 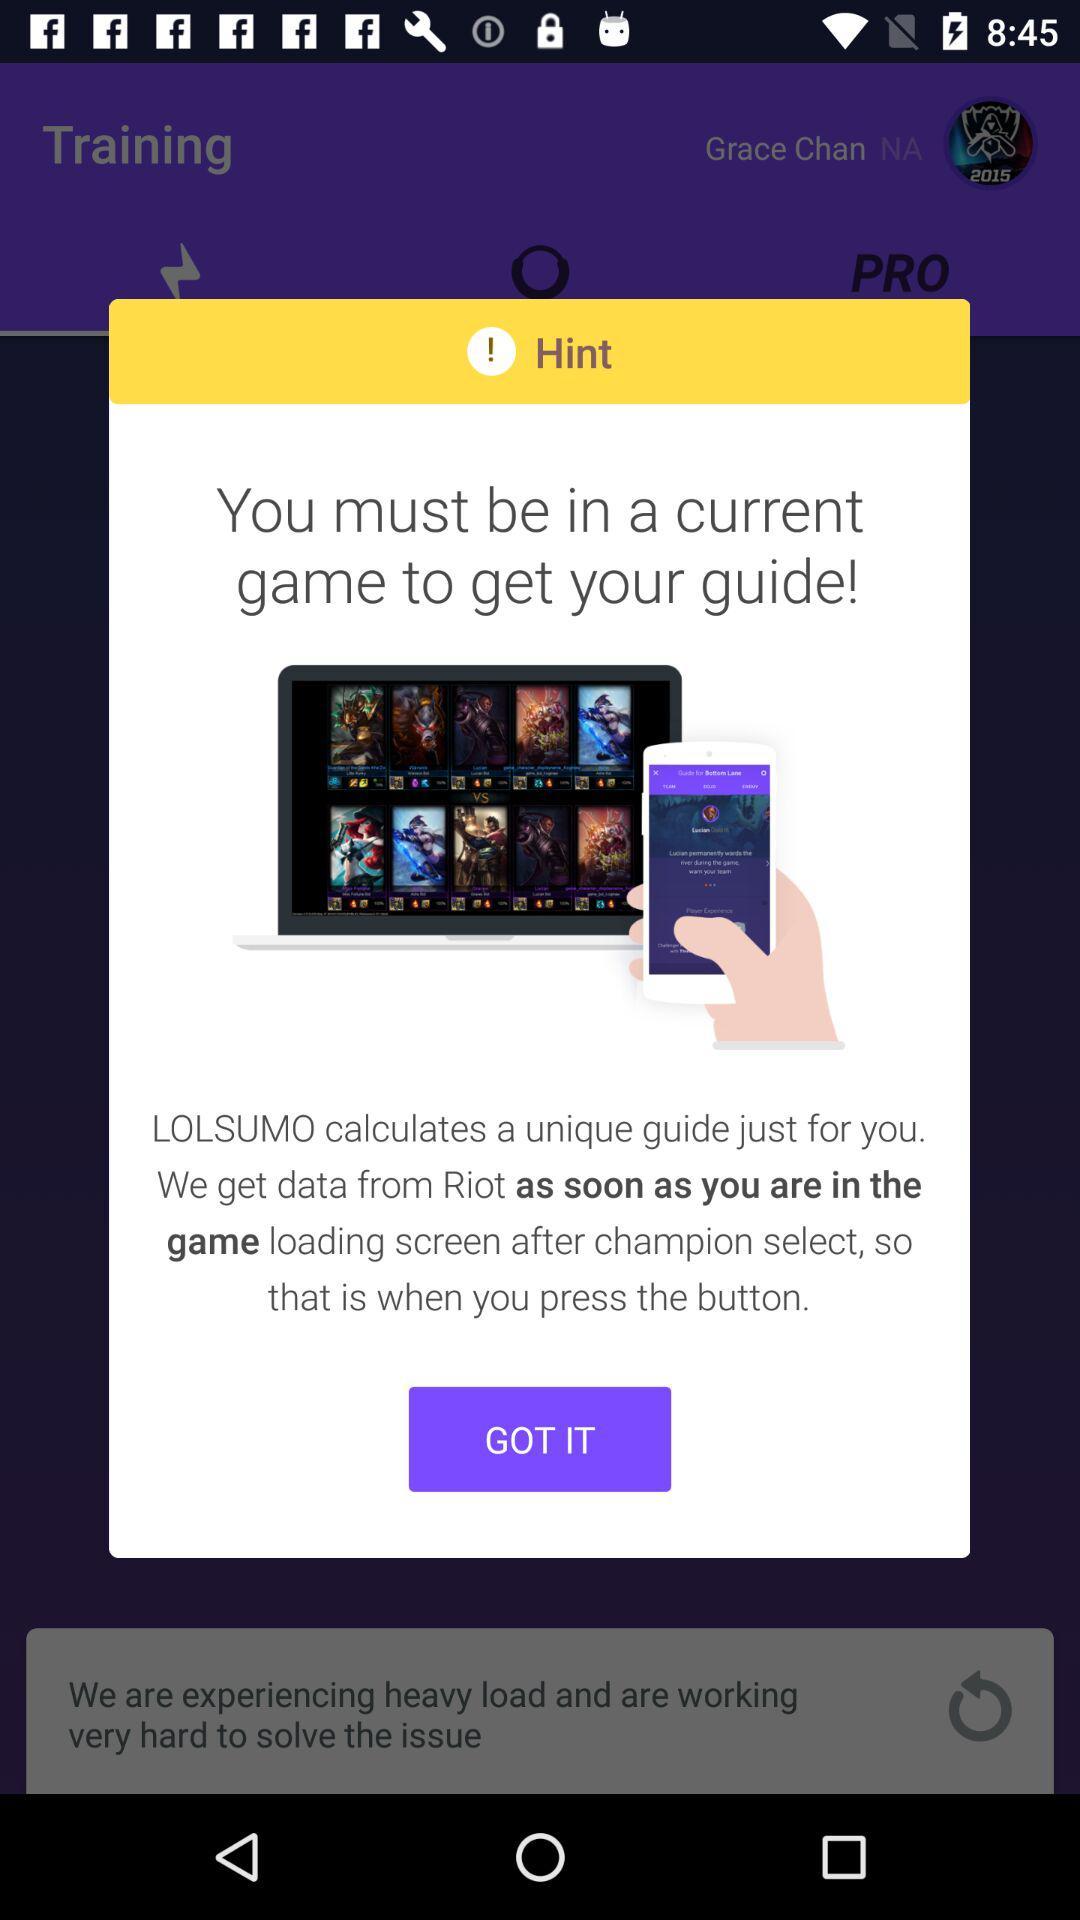 I want to click on got it icon, so click(x=540, y=1438).